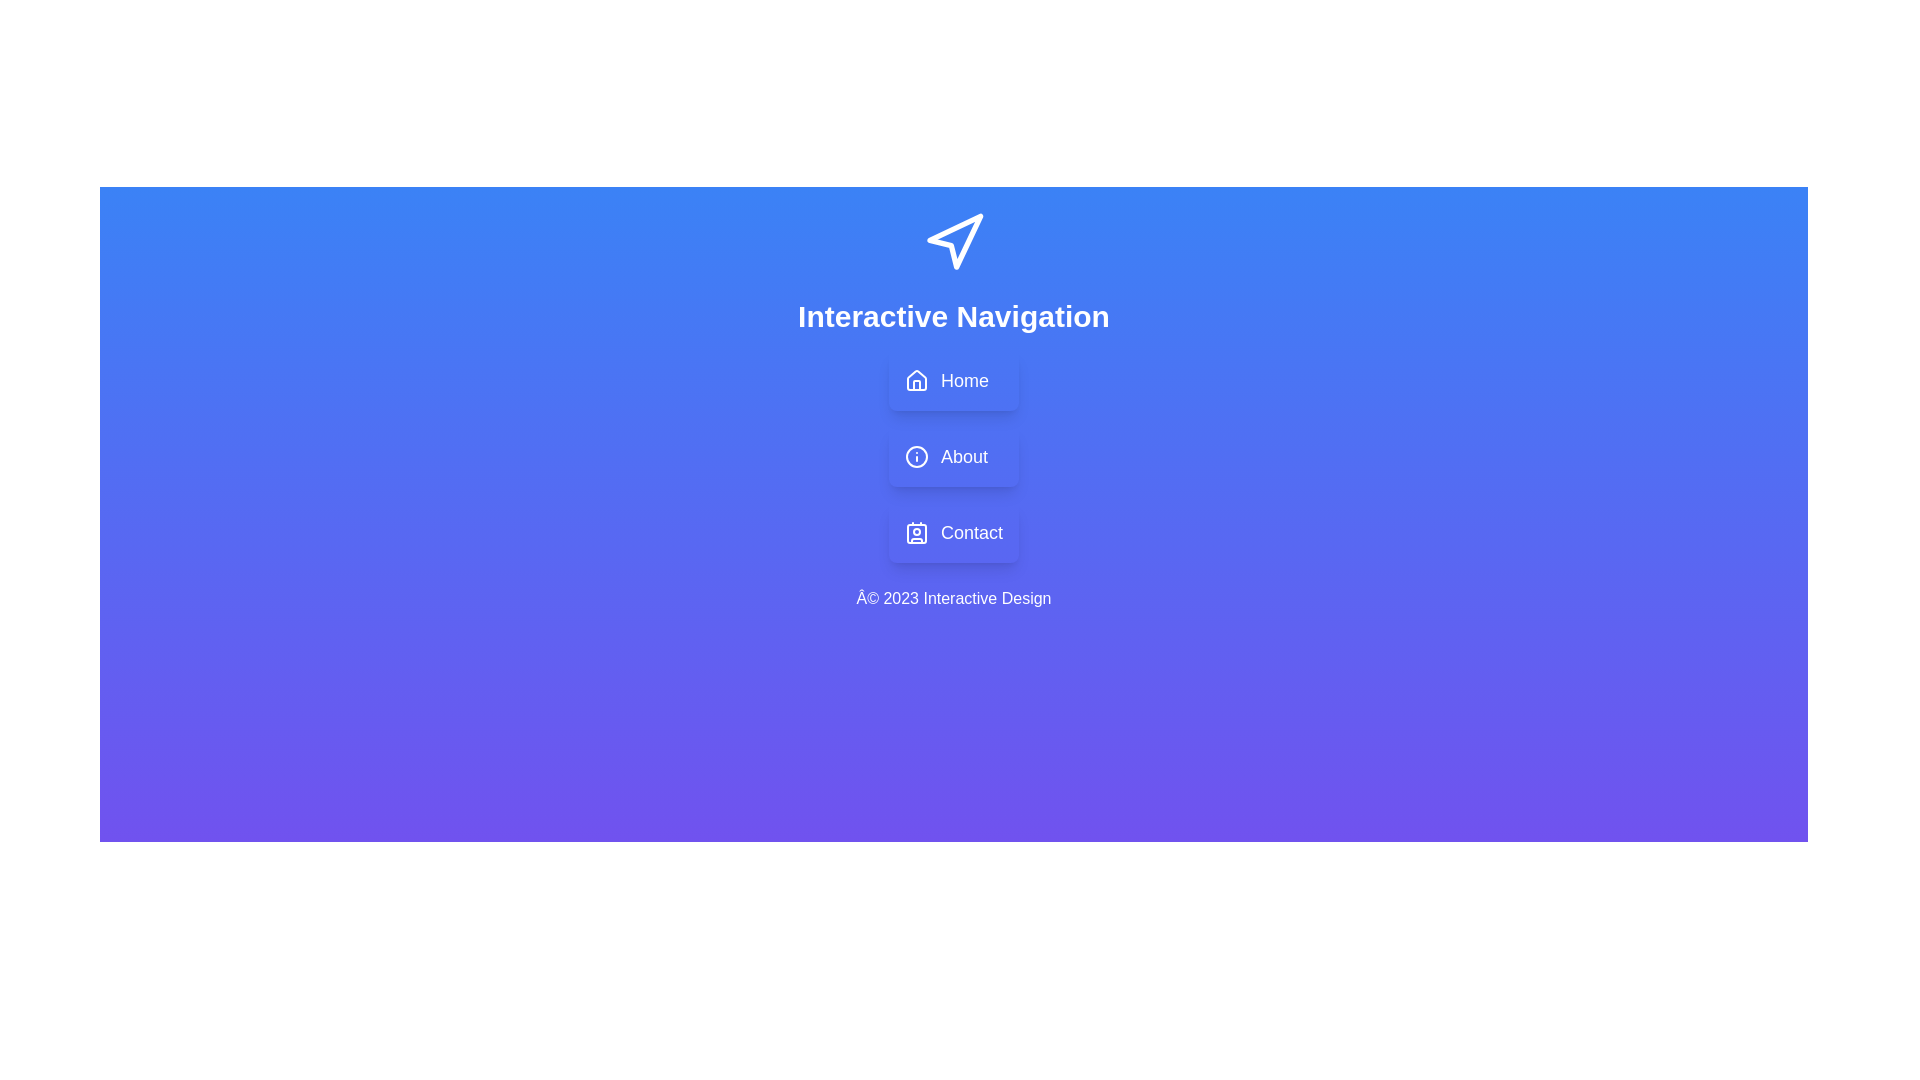  I want to click on the inner vertical line of the house icon in the blue 'Home' button, which is centrally located at the top of the vertical menu, so click(915, 385).